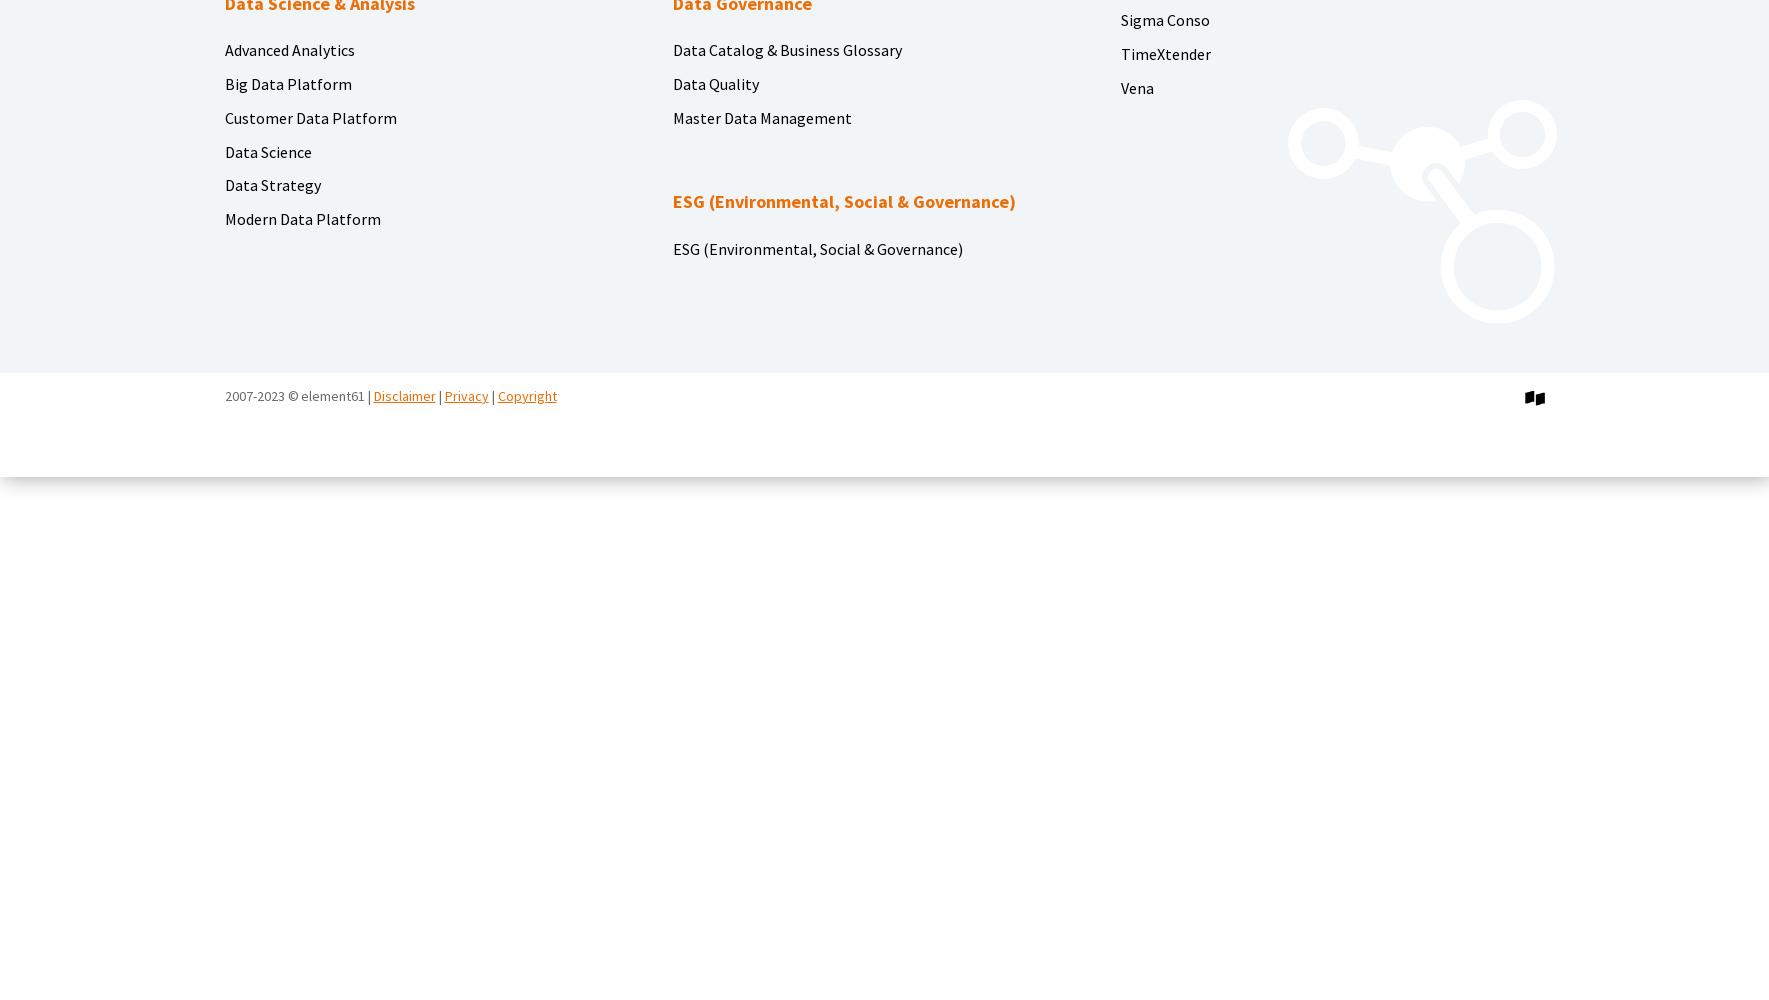 This screenshot has height=1000, width=1769. I want to click on 'Master Data Management', so click(760, 116).